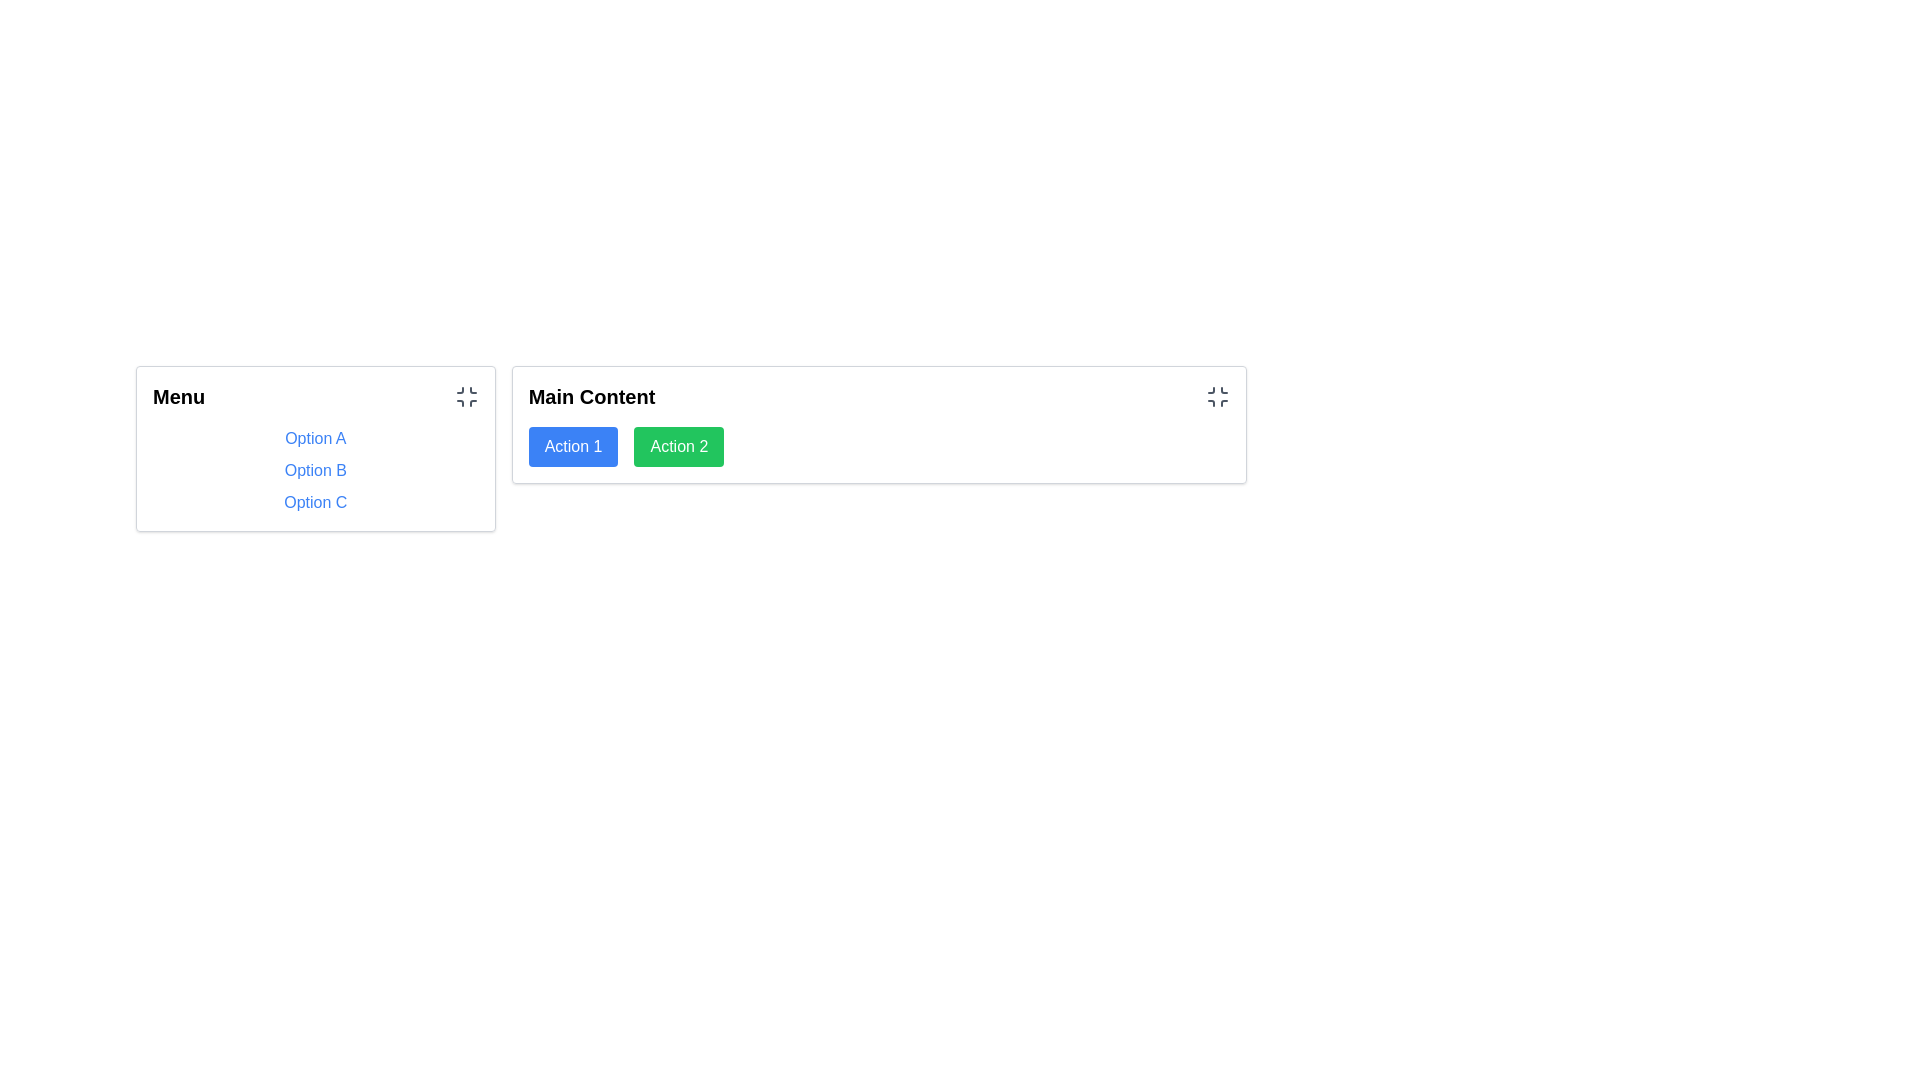 Image resolution: width=1920 pixels, height=1080 pixels. I want to click on the green button labeled 'Action 2' located immediately to the right of the 'Action 1' button within the 'Main Content' block, so click(679, 446).